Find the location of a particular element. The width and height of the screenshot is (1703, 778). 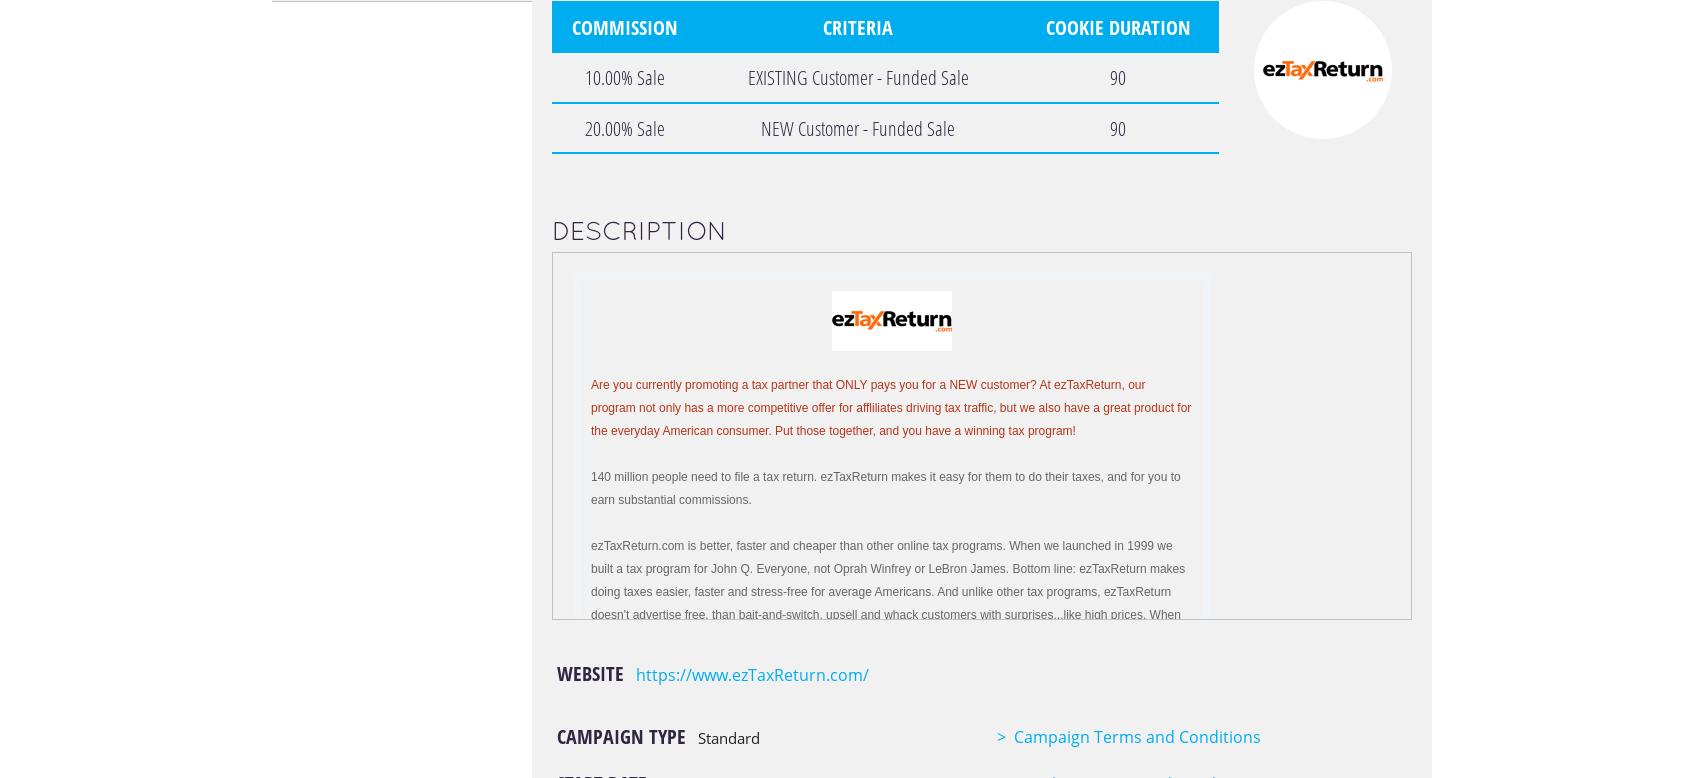

'20.00% Sale' is located at coordinates (622, 126).